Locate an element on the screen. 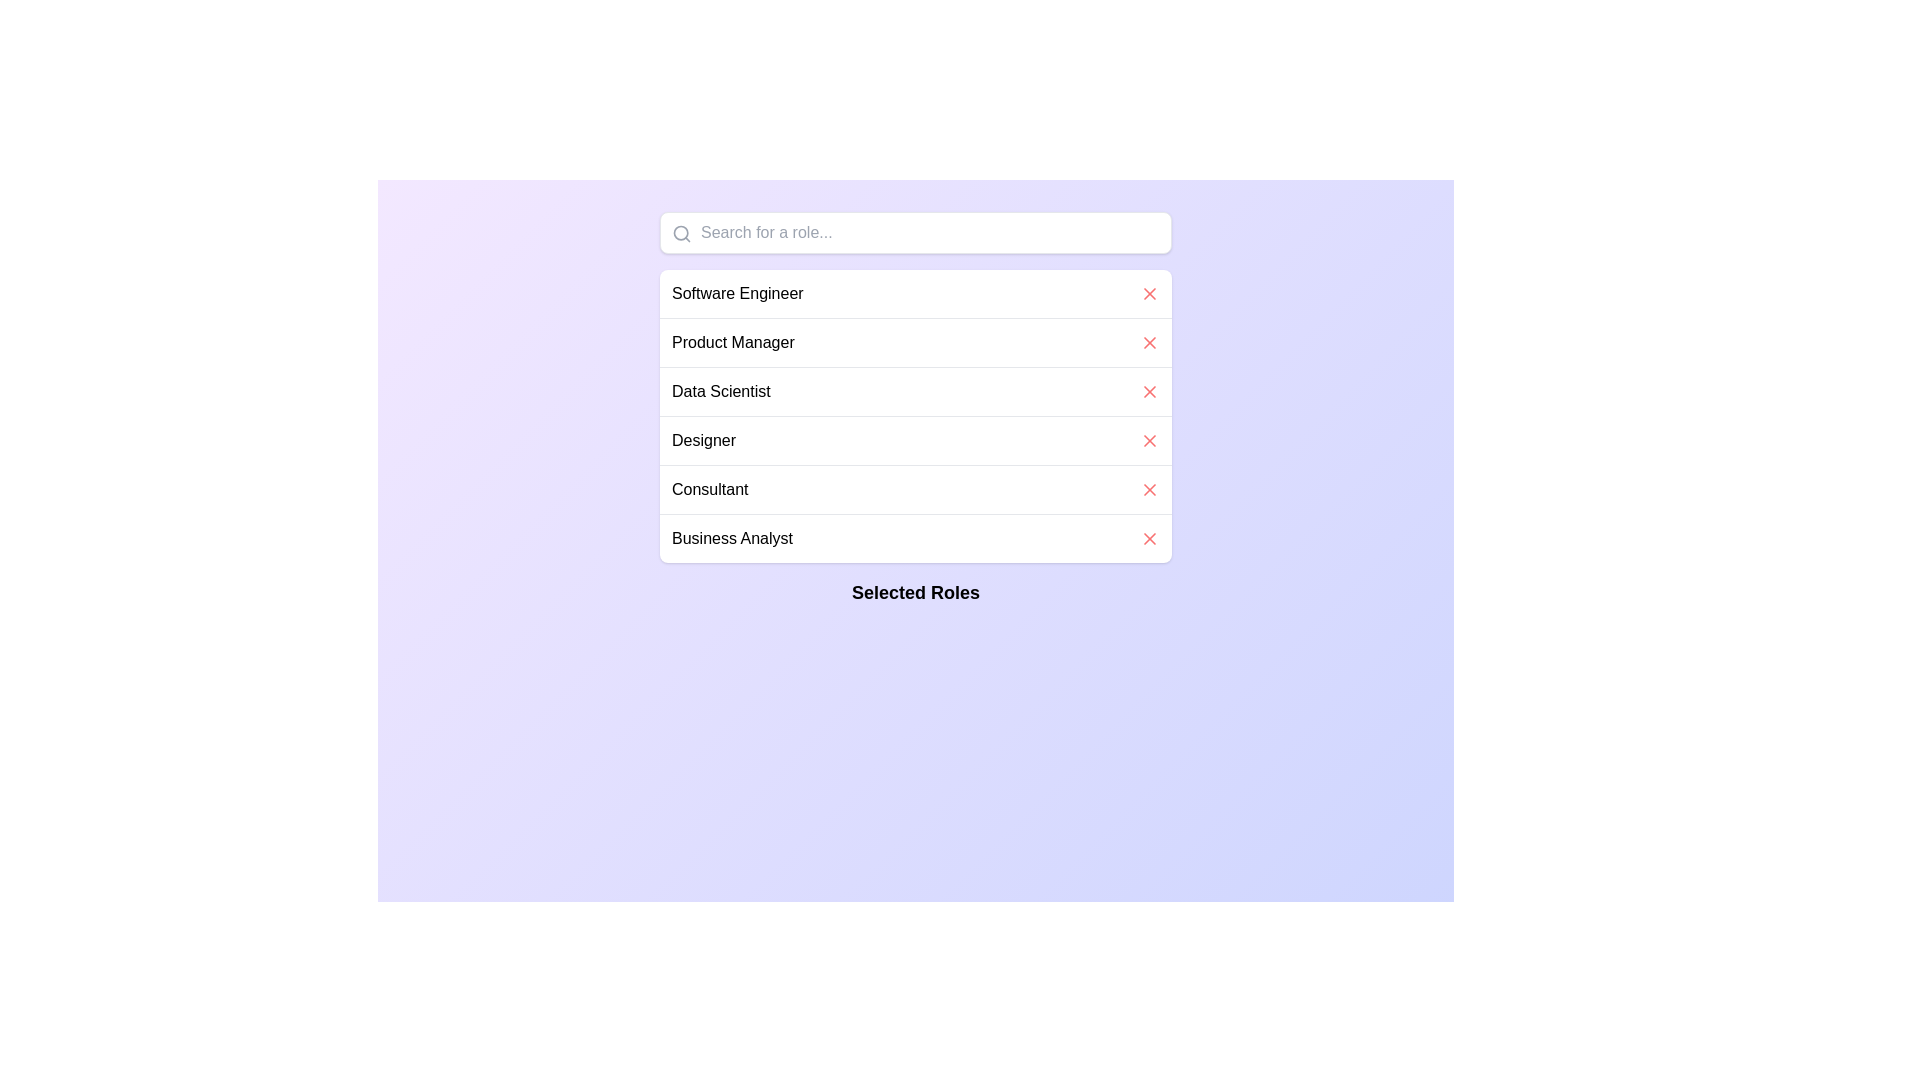 This screenshot has height=1080, width=1920. the red 'X' button for deletion located to the right of 'Product Manager' is located at coordinates (1150, 342).